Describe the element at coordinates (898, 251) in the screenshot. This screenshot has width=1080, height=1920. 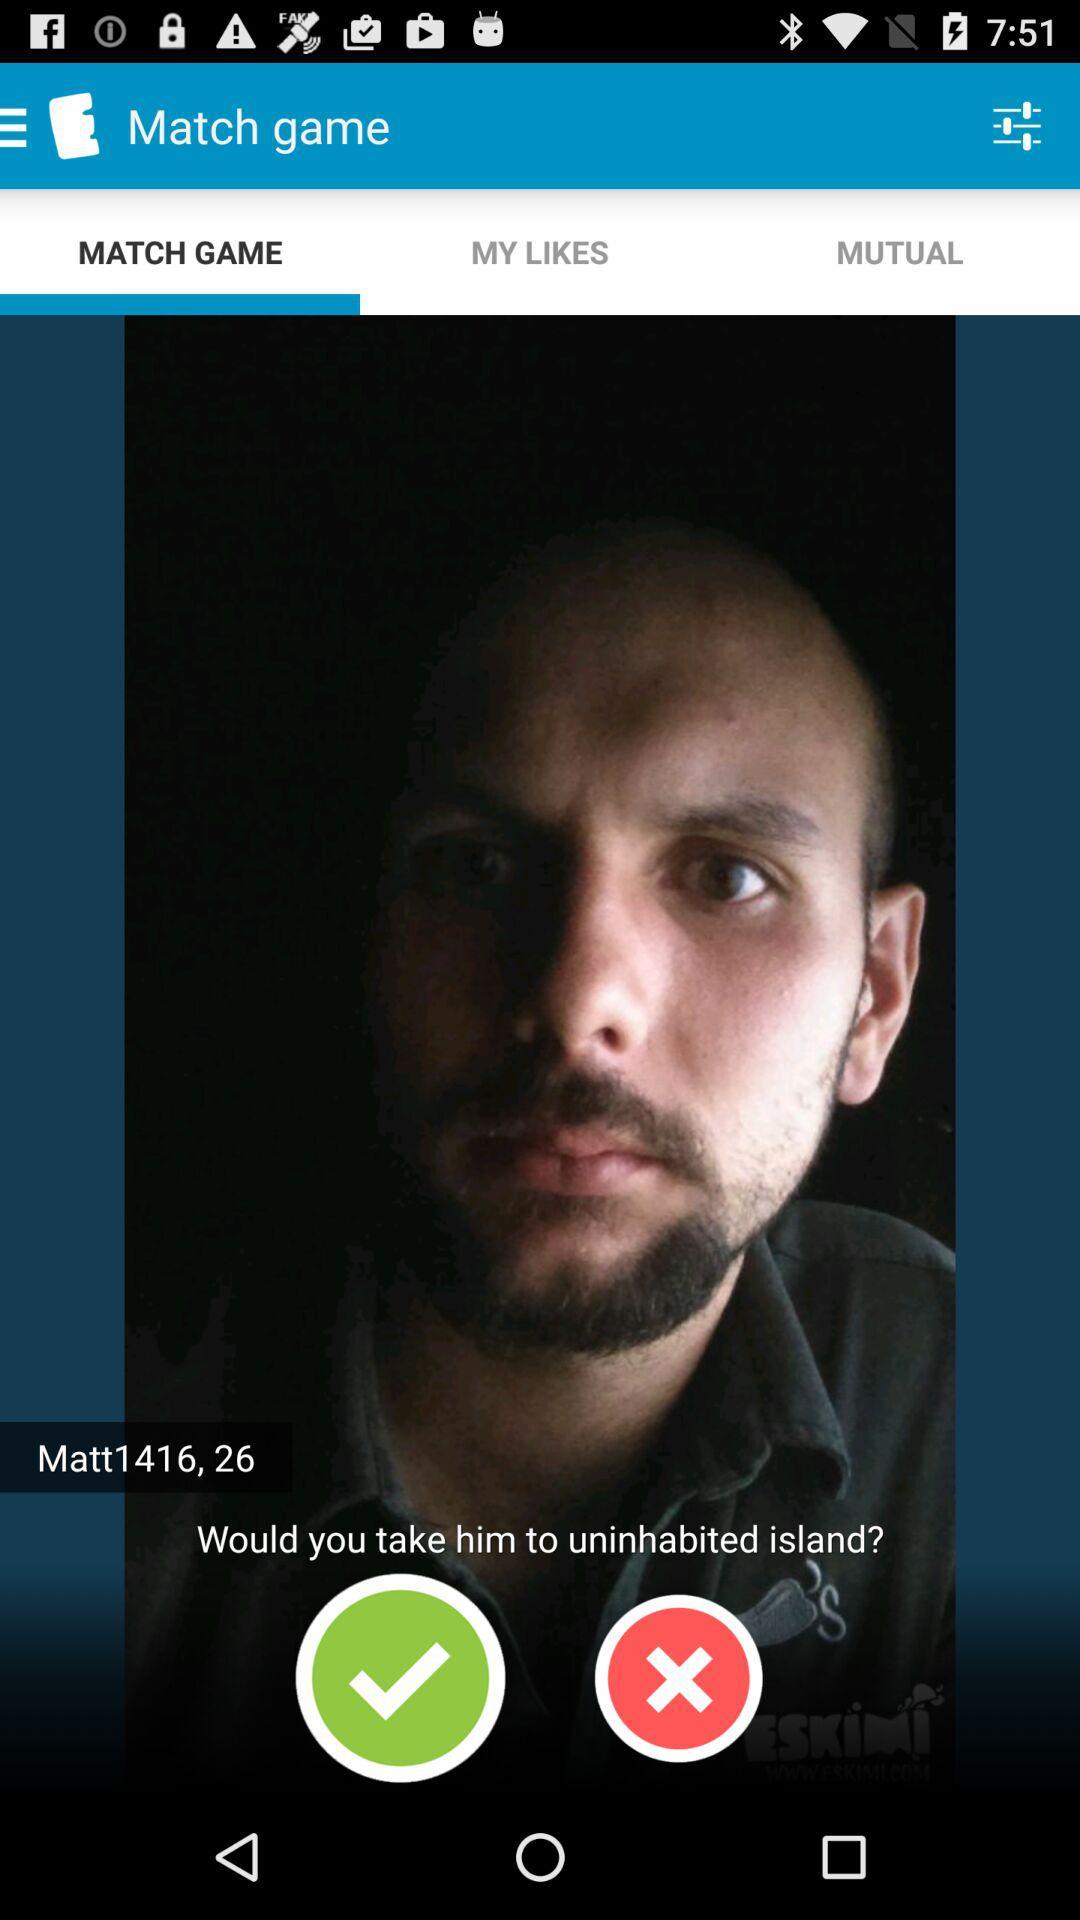
I see `the app to the right of the my likes item` at that location.